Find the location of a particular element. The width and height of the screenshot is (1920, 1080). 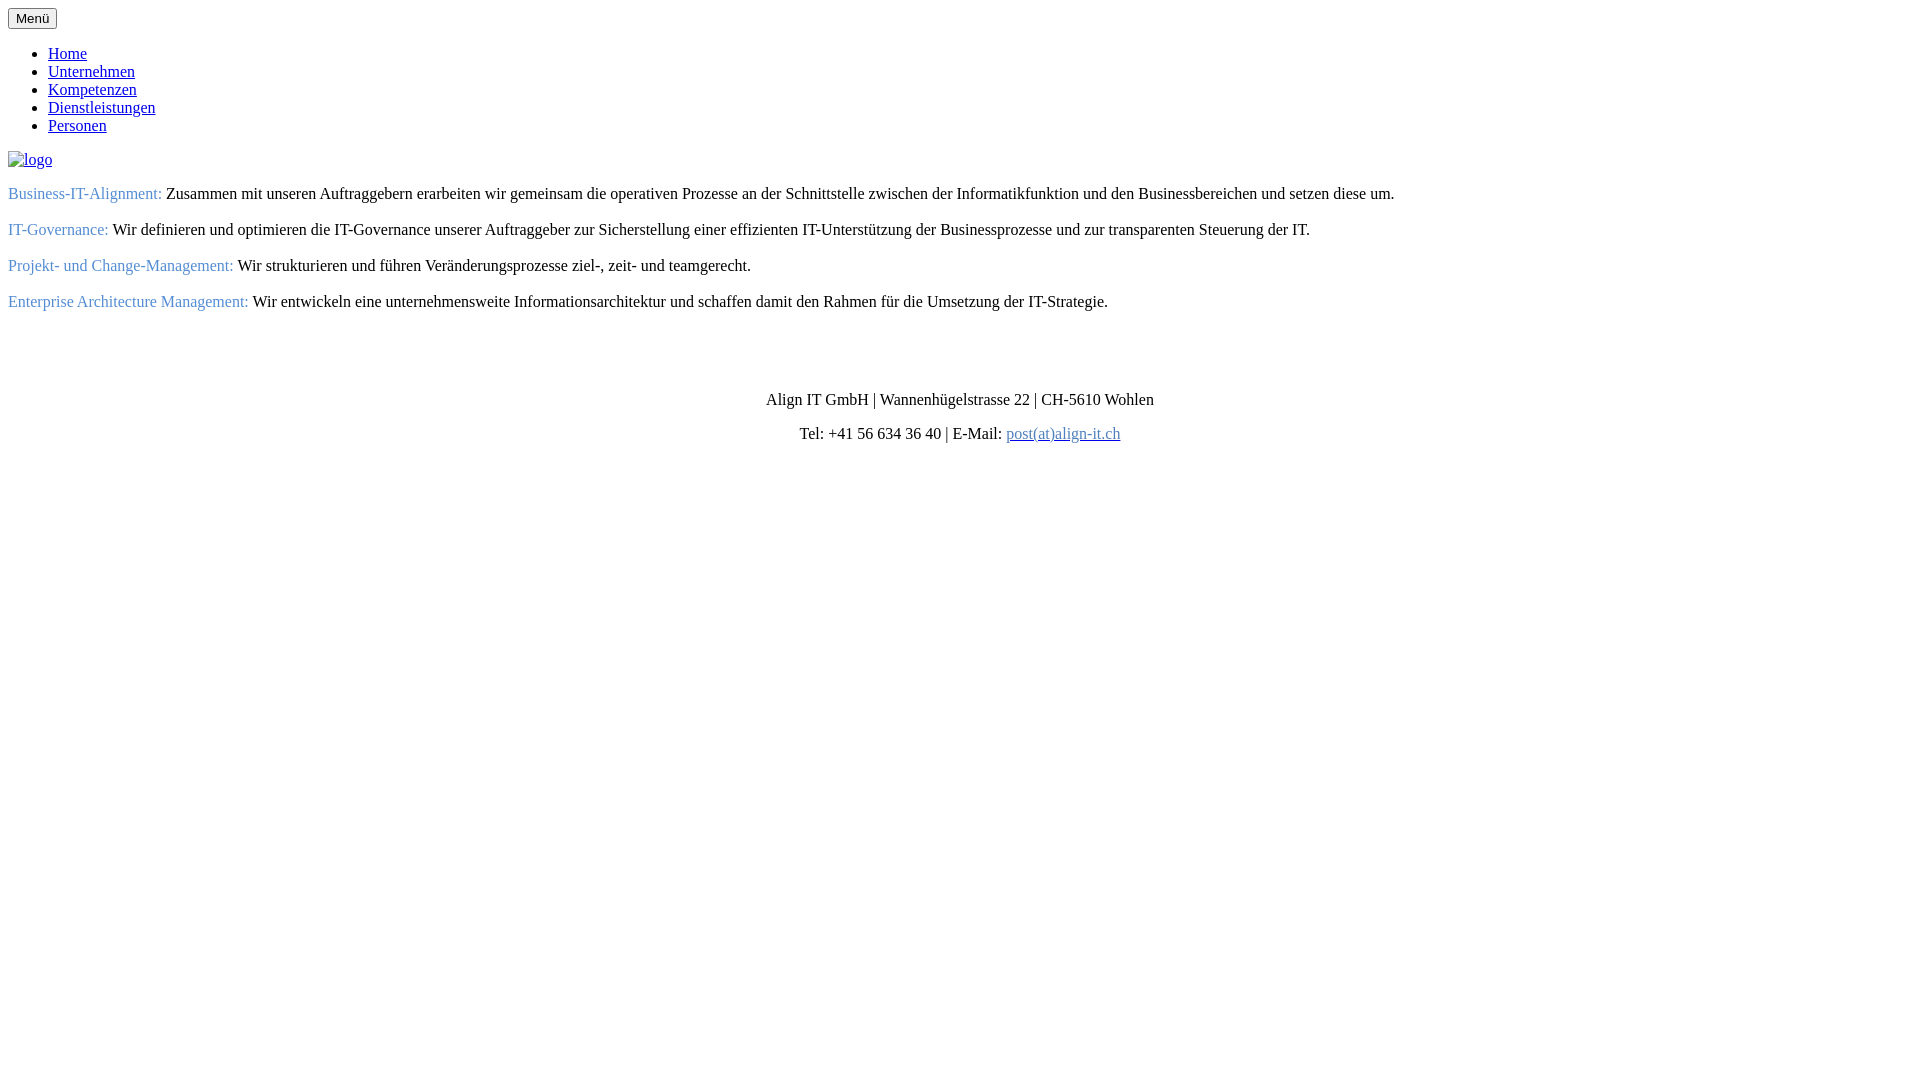

'Dienstleistungen' is located at coordinates (100, 107).